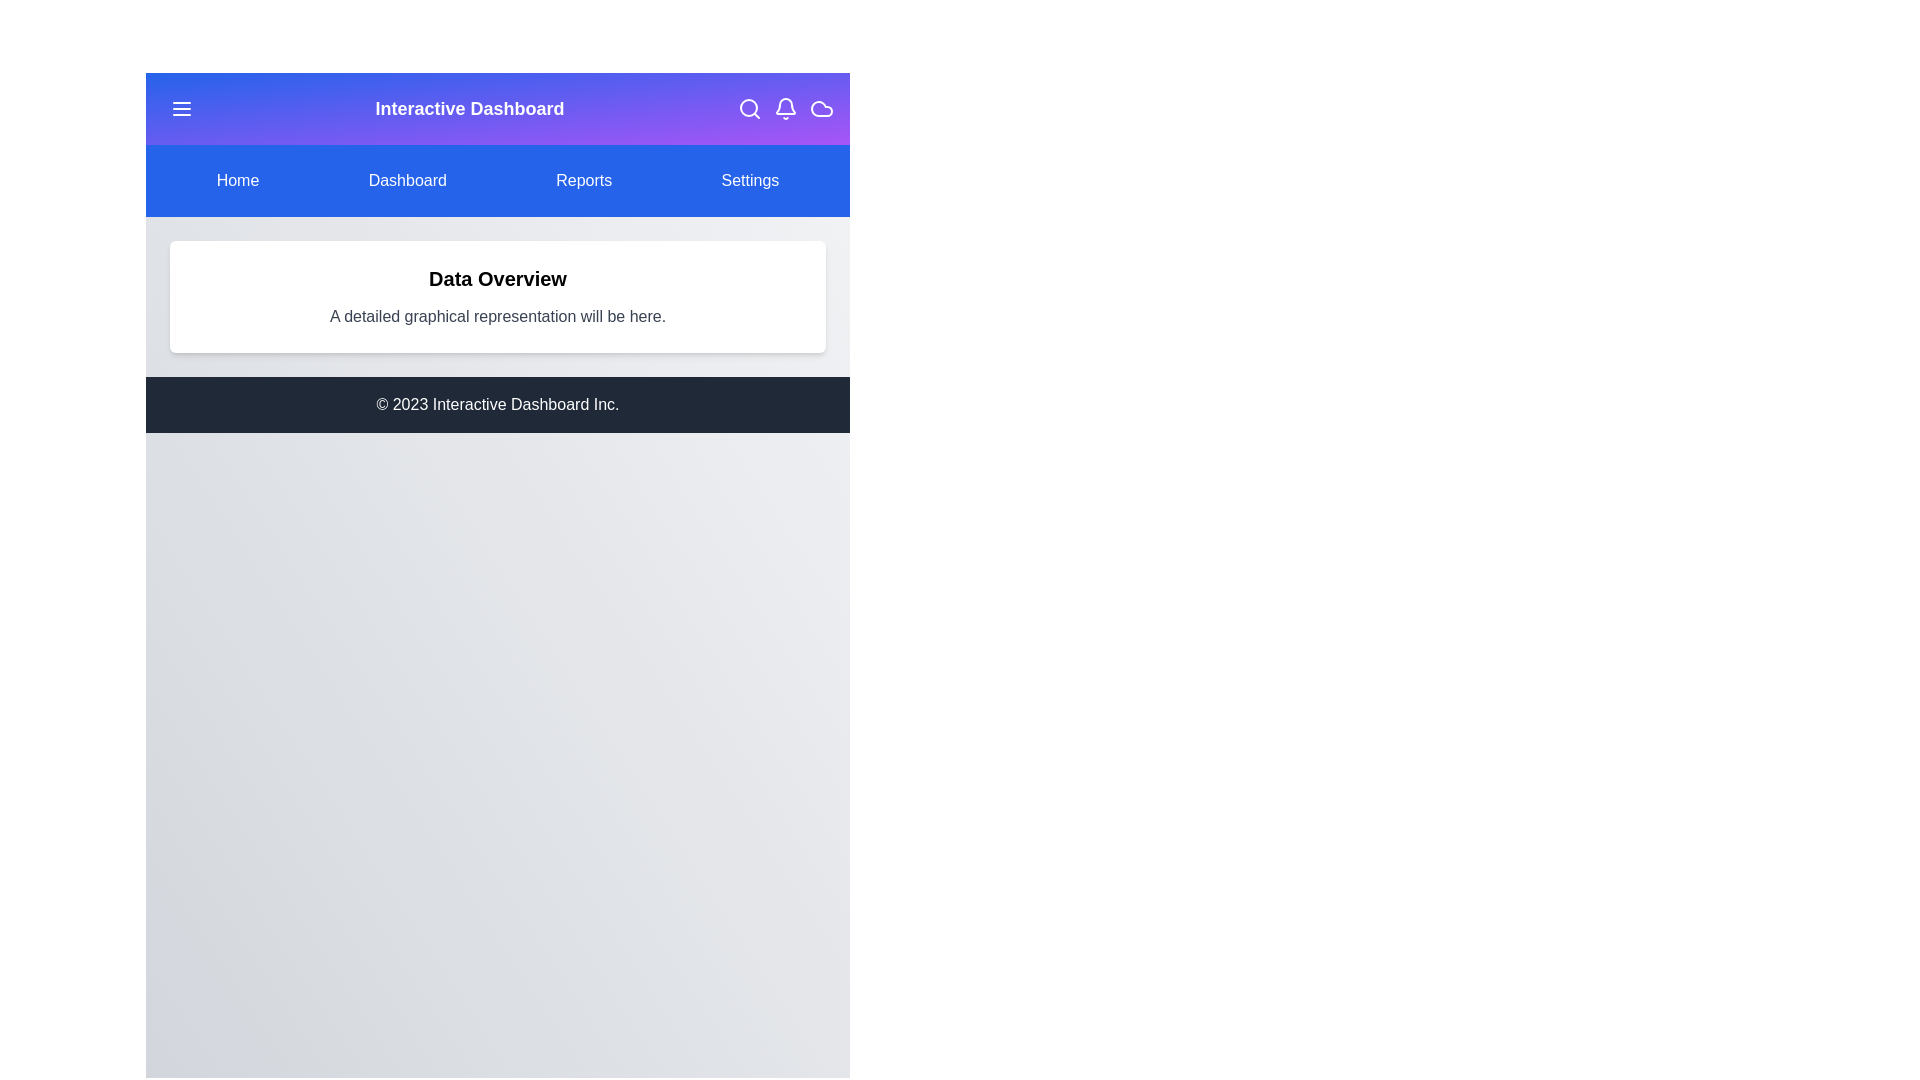  Describe the element at coordinates (406, 181) in the screenshot. I see `the menu item Dashboard to navigate to the corresponding section` at that location.